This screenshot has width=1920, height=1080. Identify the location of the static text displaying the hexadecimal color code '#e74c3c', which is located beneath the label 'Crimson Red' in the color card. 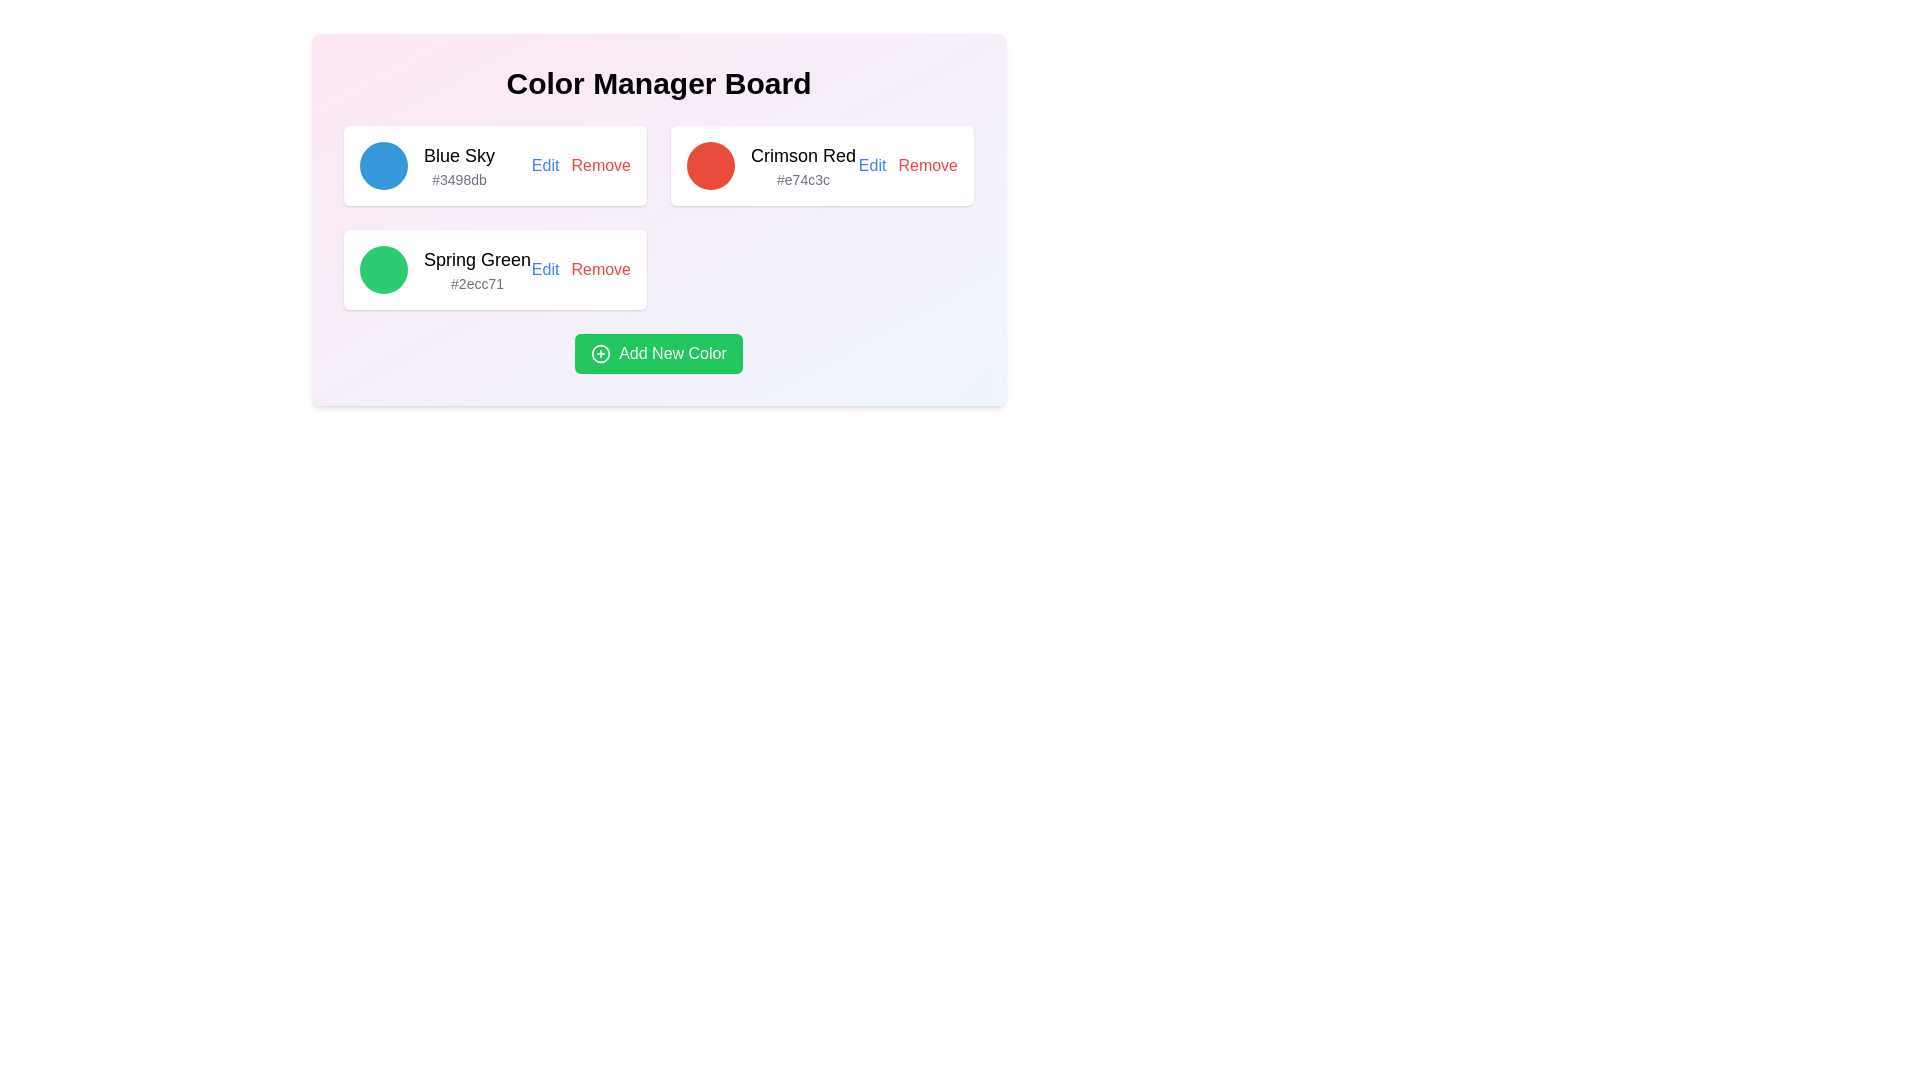
(803, 180).